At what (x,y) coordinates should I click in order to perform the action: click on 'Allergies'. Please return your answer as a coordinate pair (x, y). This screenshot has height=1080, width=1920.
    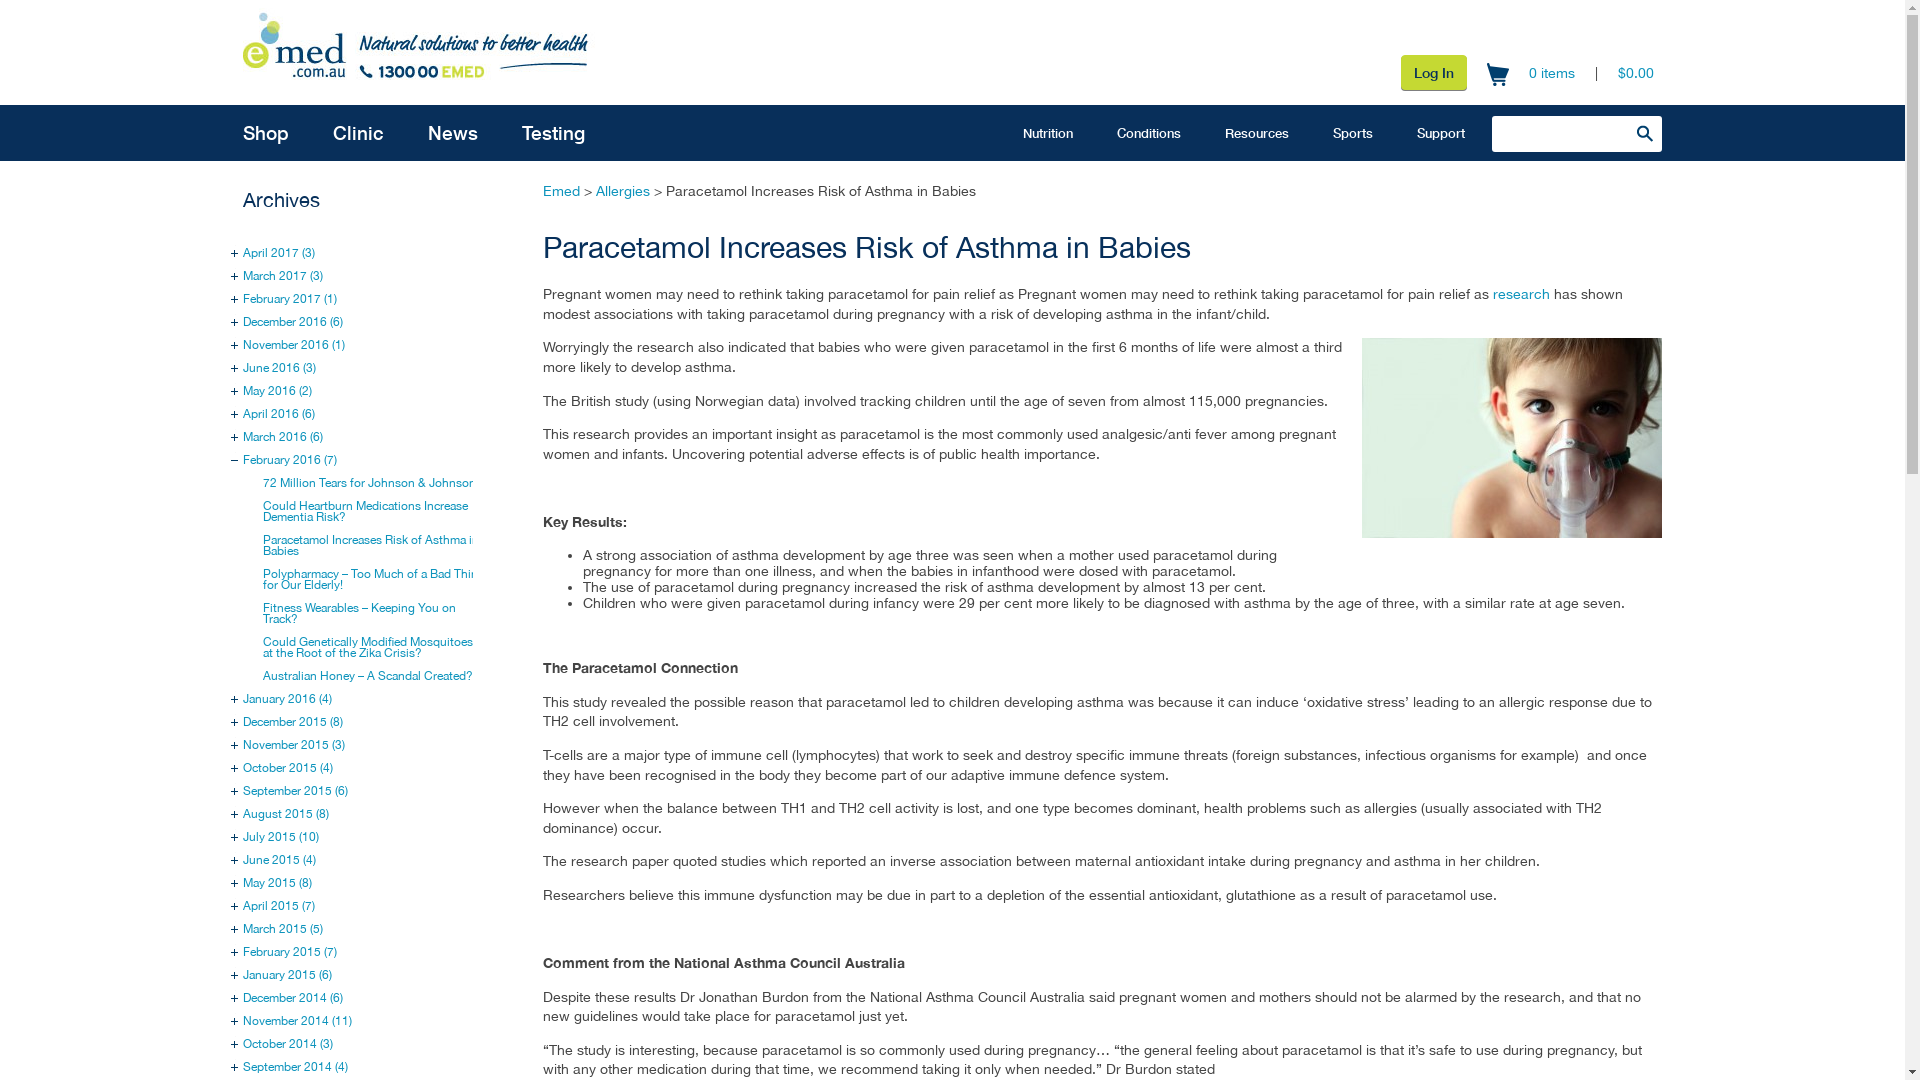
    Looking at the image, I should click on (622, 191).